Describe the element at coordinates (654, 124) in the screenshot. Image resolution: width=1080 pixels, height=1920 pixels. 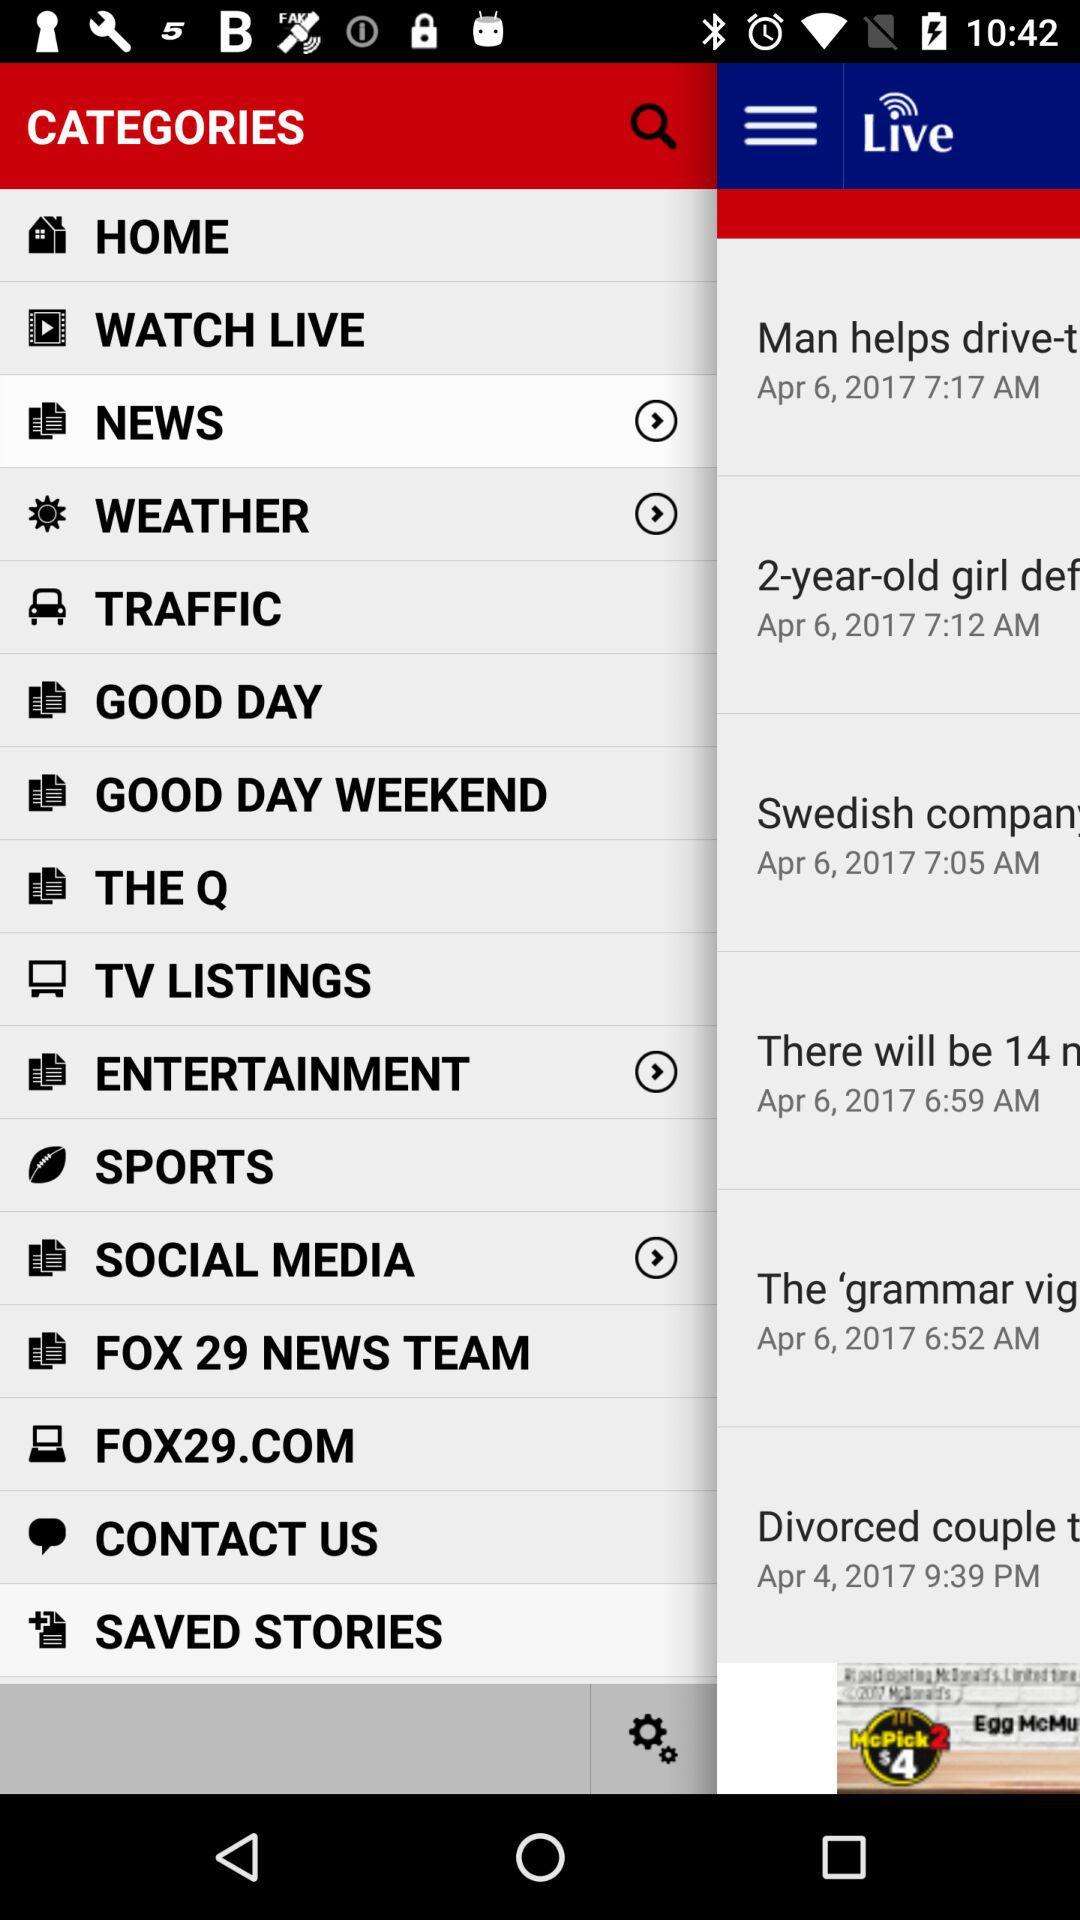
I see `search the categories` at that location.